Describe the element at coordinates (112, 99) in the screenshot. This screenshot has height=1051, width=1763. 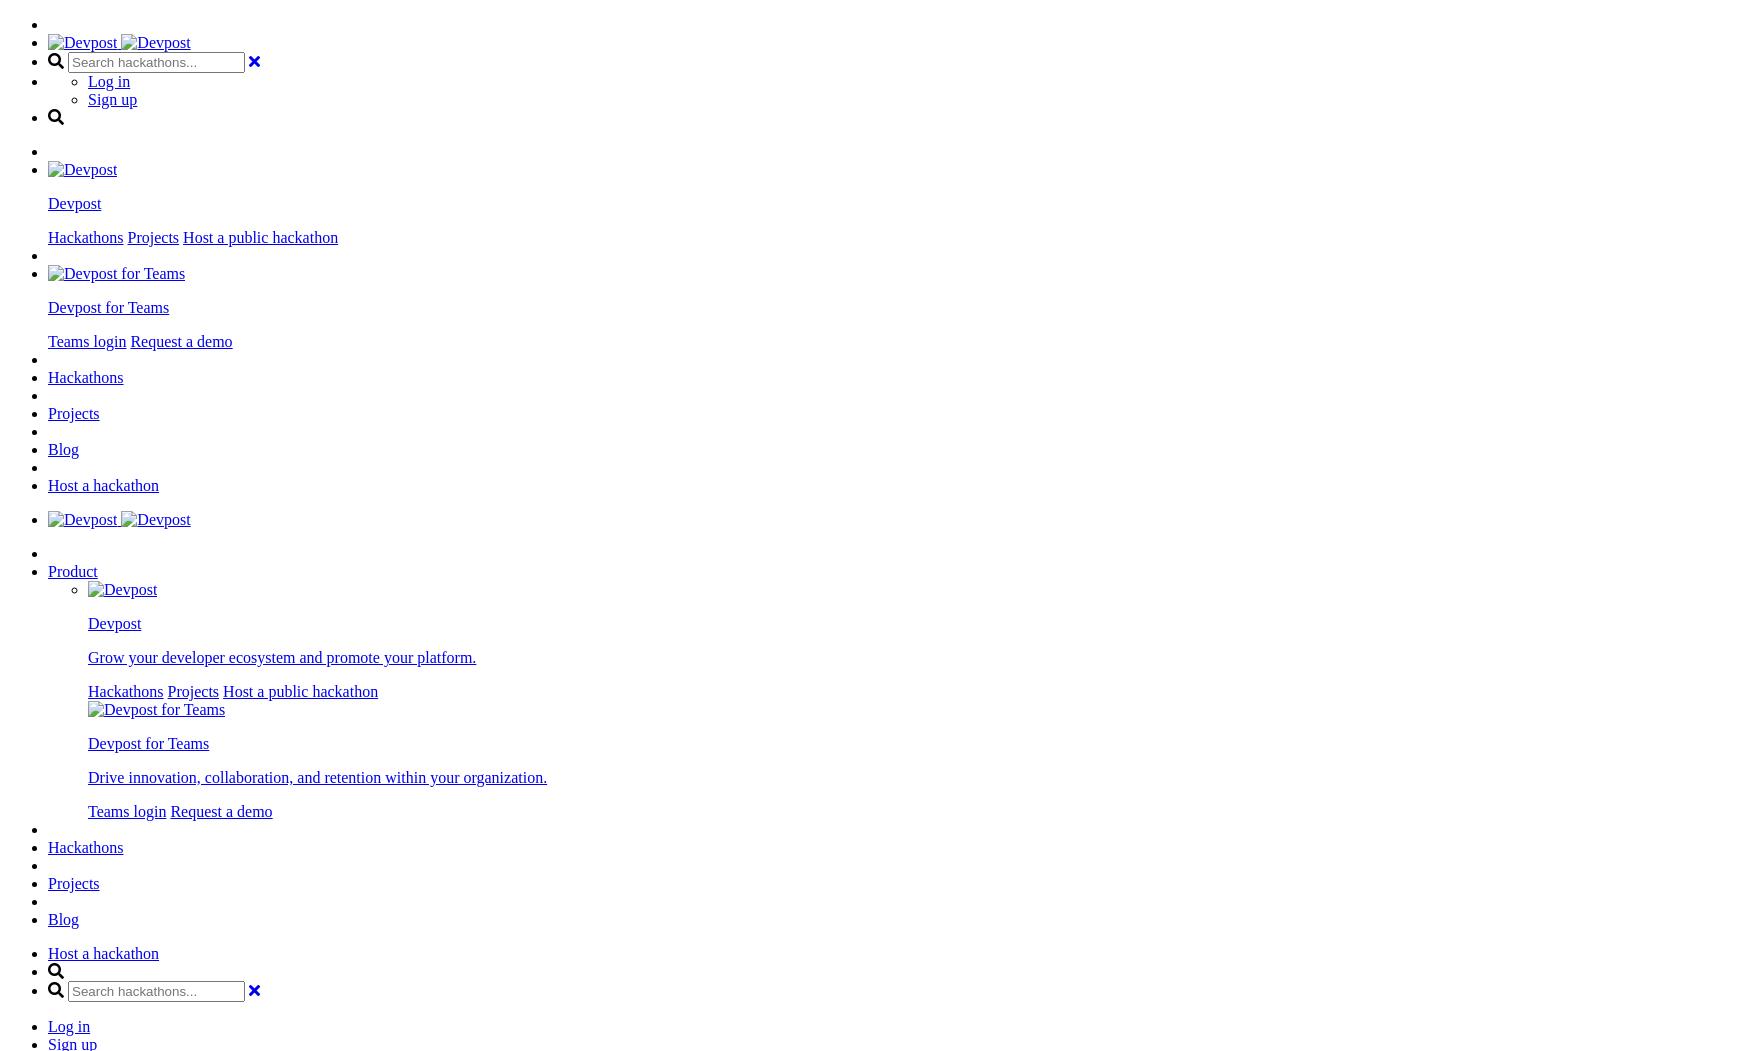
I see `'Sign up'` at that location.